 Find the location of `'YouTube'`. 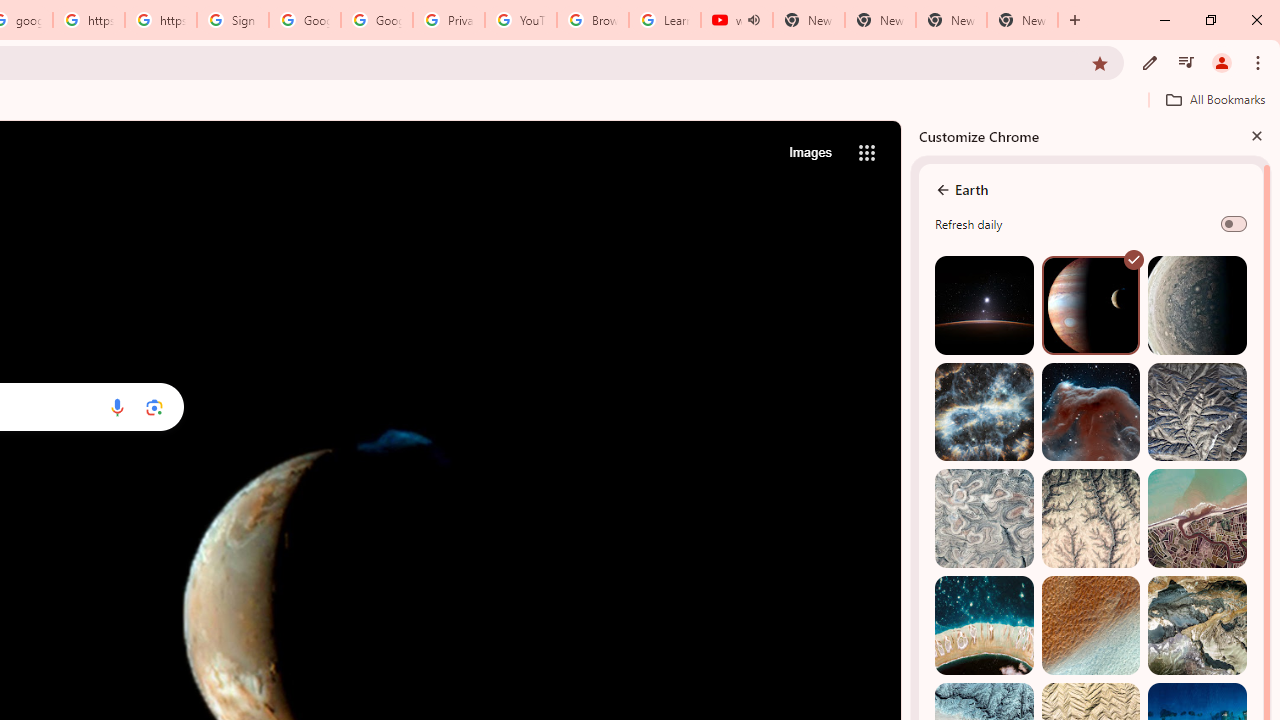

'YouTube' is located at coordinates (520, 20).